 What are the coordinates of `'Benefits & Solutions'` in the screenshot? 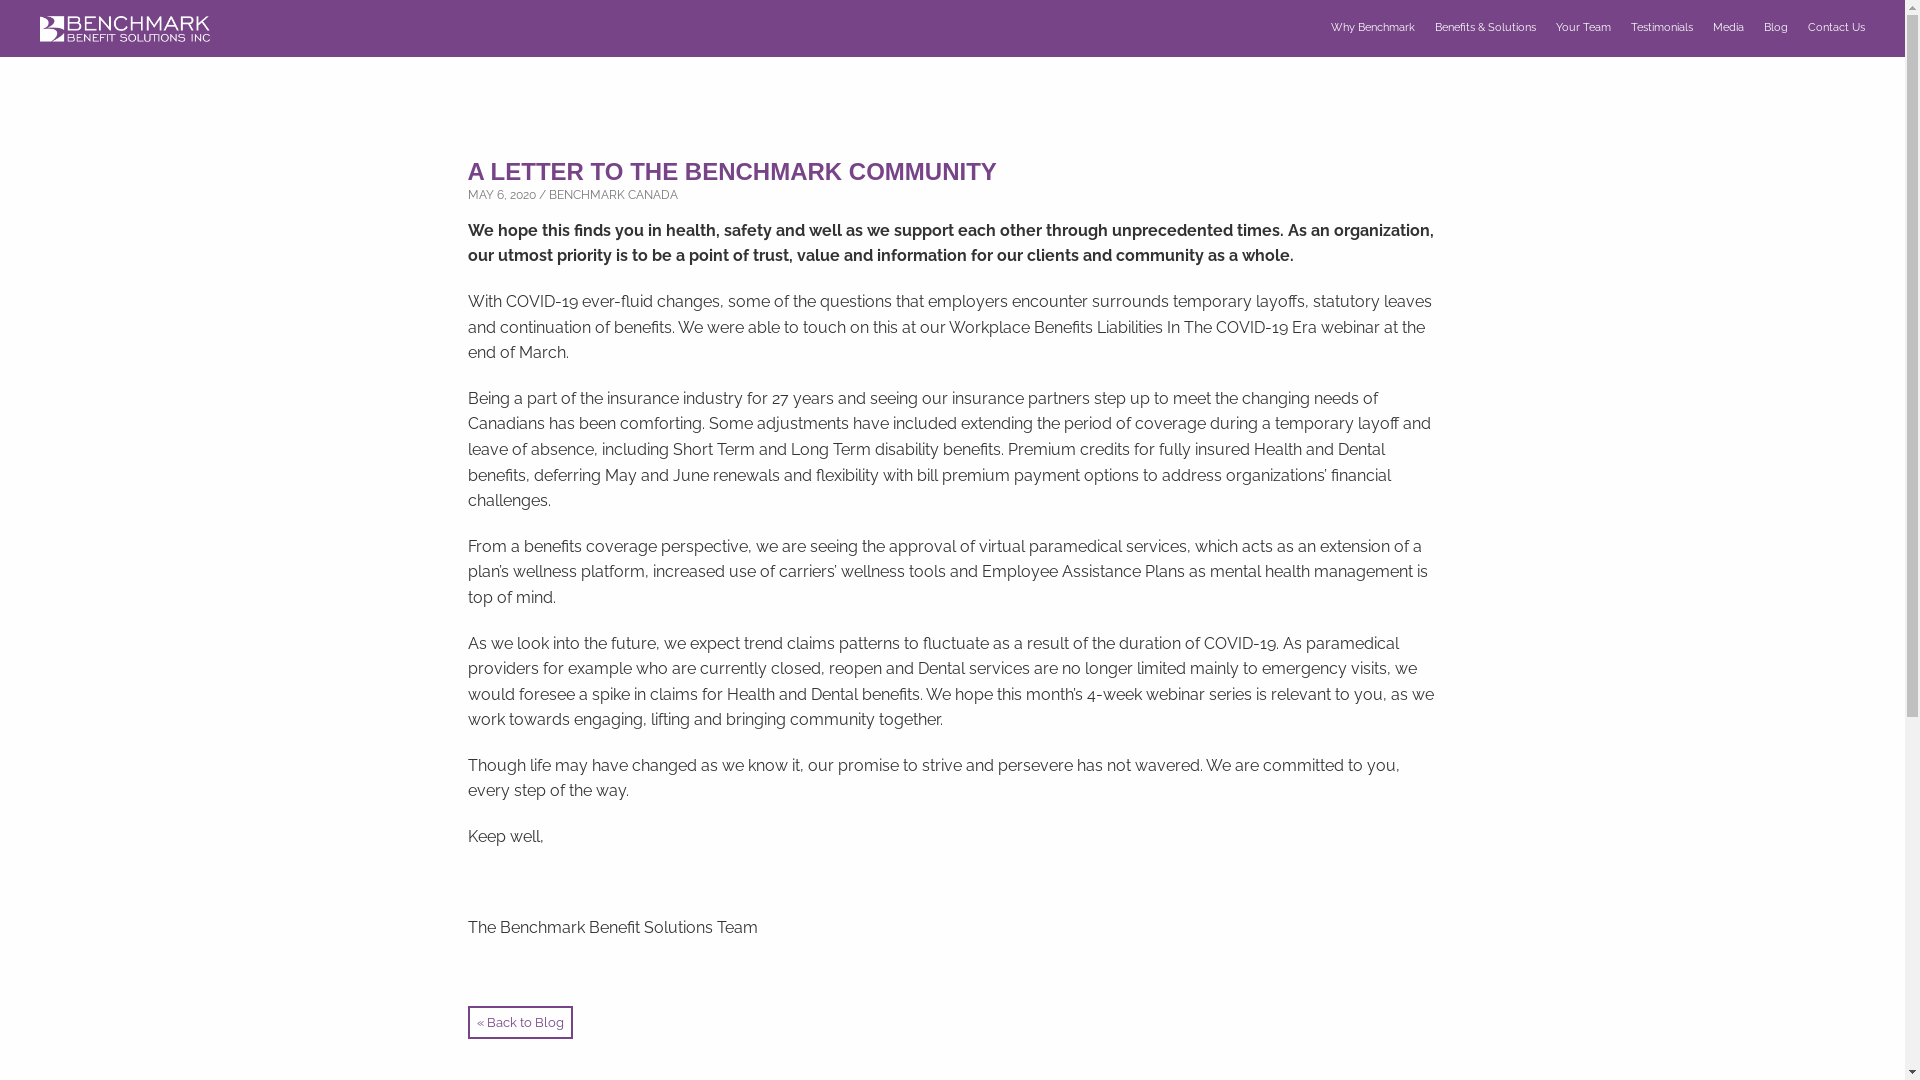 It's located at (1434, 27).